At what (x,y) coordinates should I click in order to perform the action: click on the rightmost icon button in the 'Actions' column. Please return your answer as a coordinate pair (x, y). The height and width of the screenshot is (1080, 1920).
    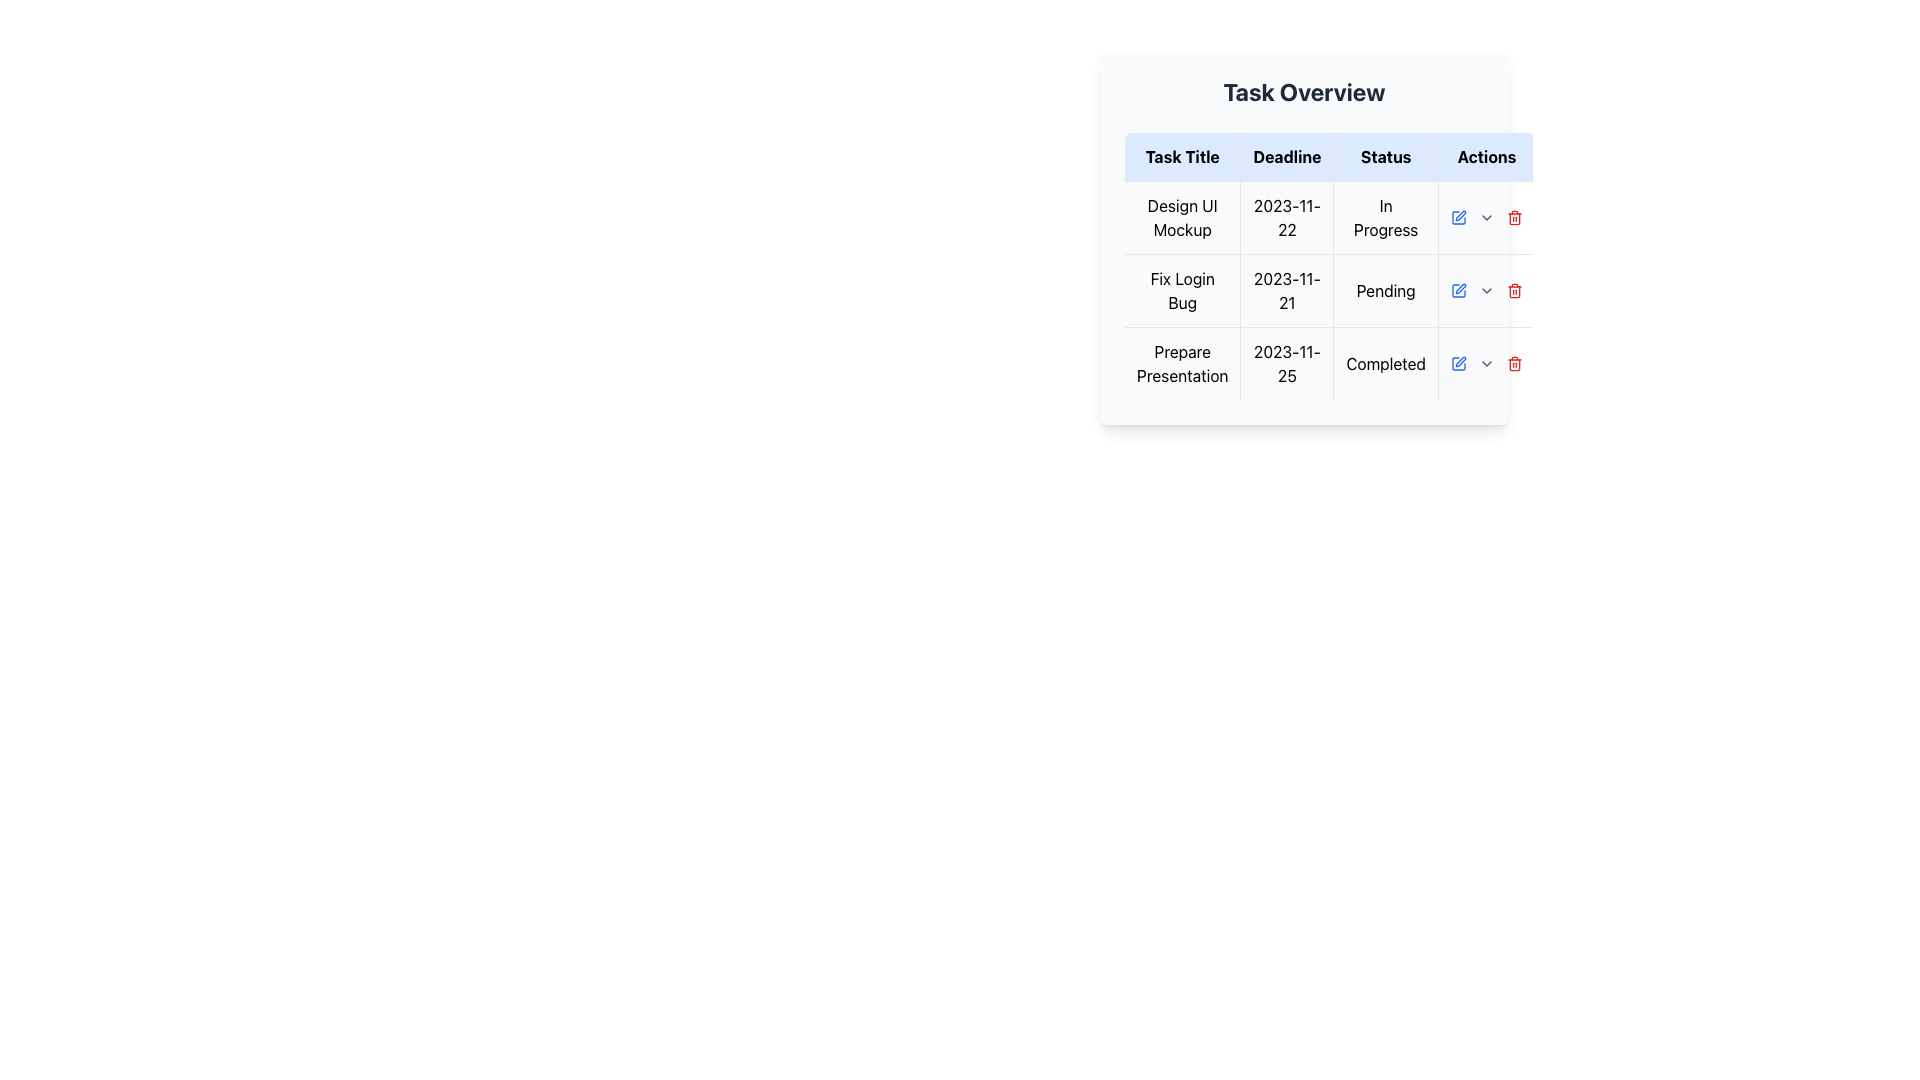
    Looking at the image, I should click on (1515, 292).